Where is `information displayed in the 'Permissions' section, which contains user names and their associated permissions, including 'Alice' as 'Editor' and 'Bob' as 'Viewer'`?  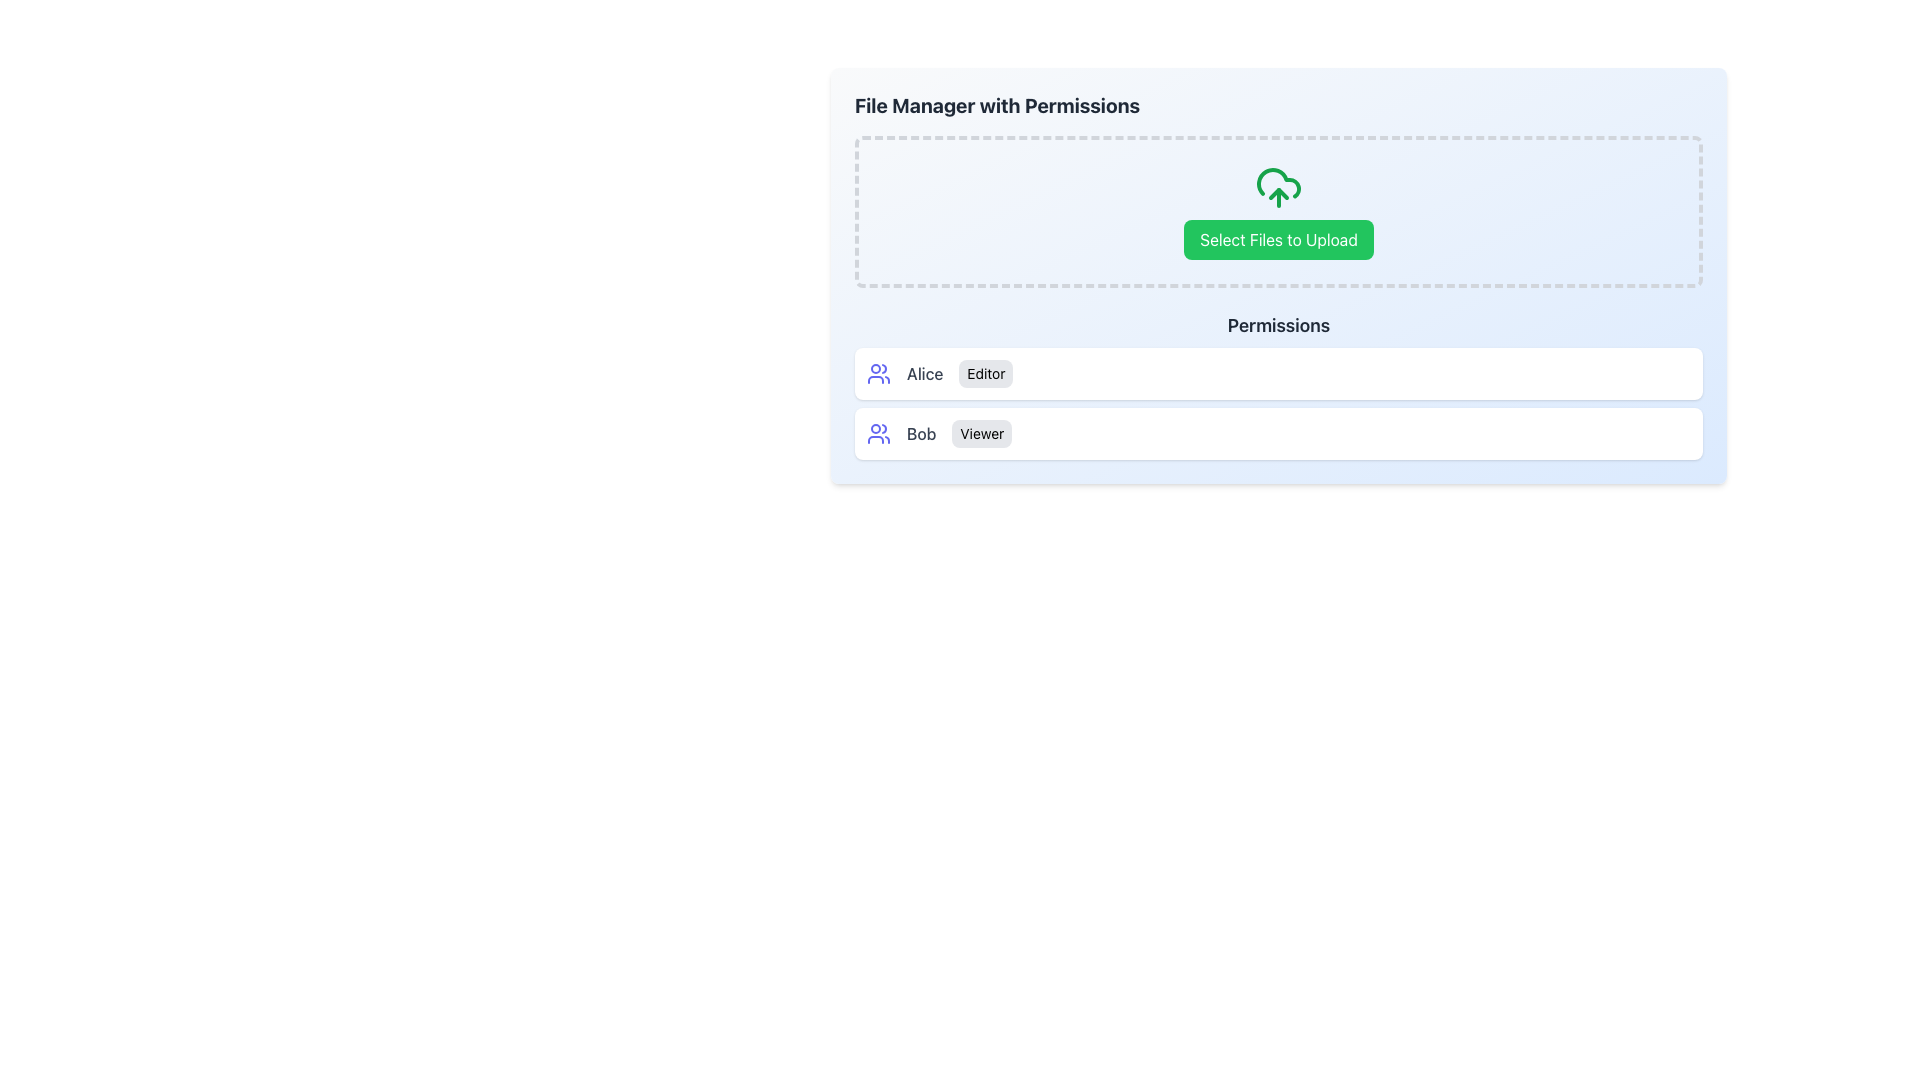 information displayed in the 'Permissions' section, which contains user names and their associated permissions, including 'Alice' as 'Editor' and 'Bob' as 'Viewer' is located at coordinates (1277, 385).